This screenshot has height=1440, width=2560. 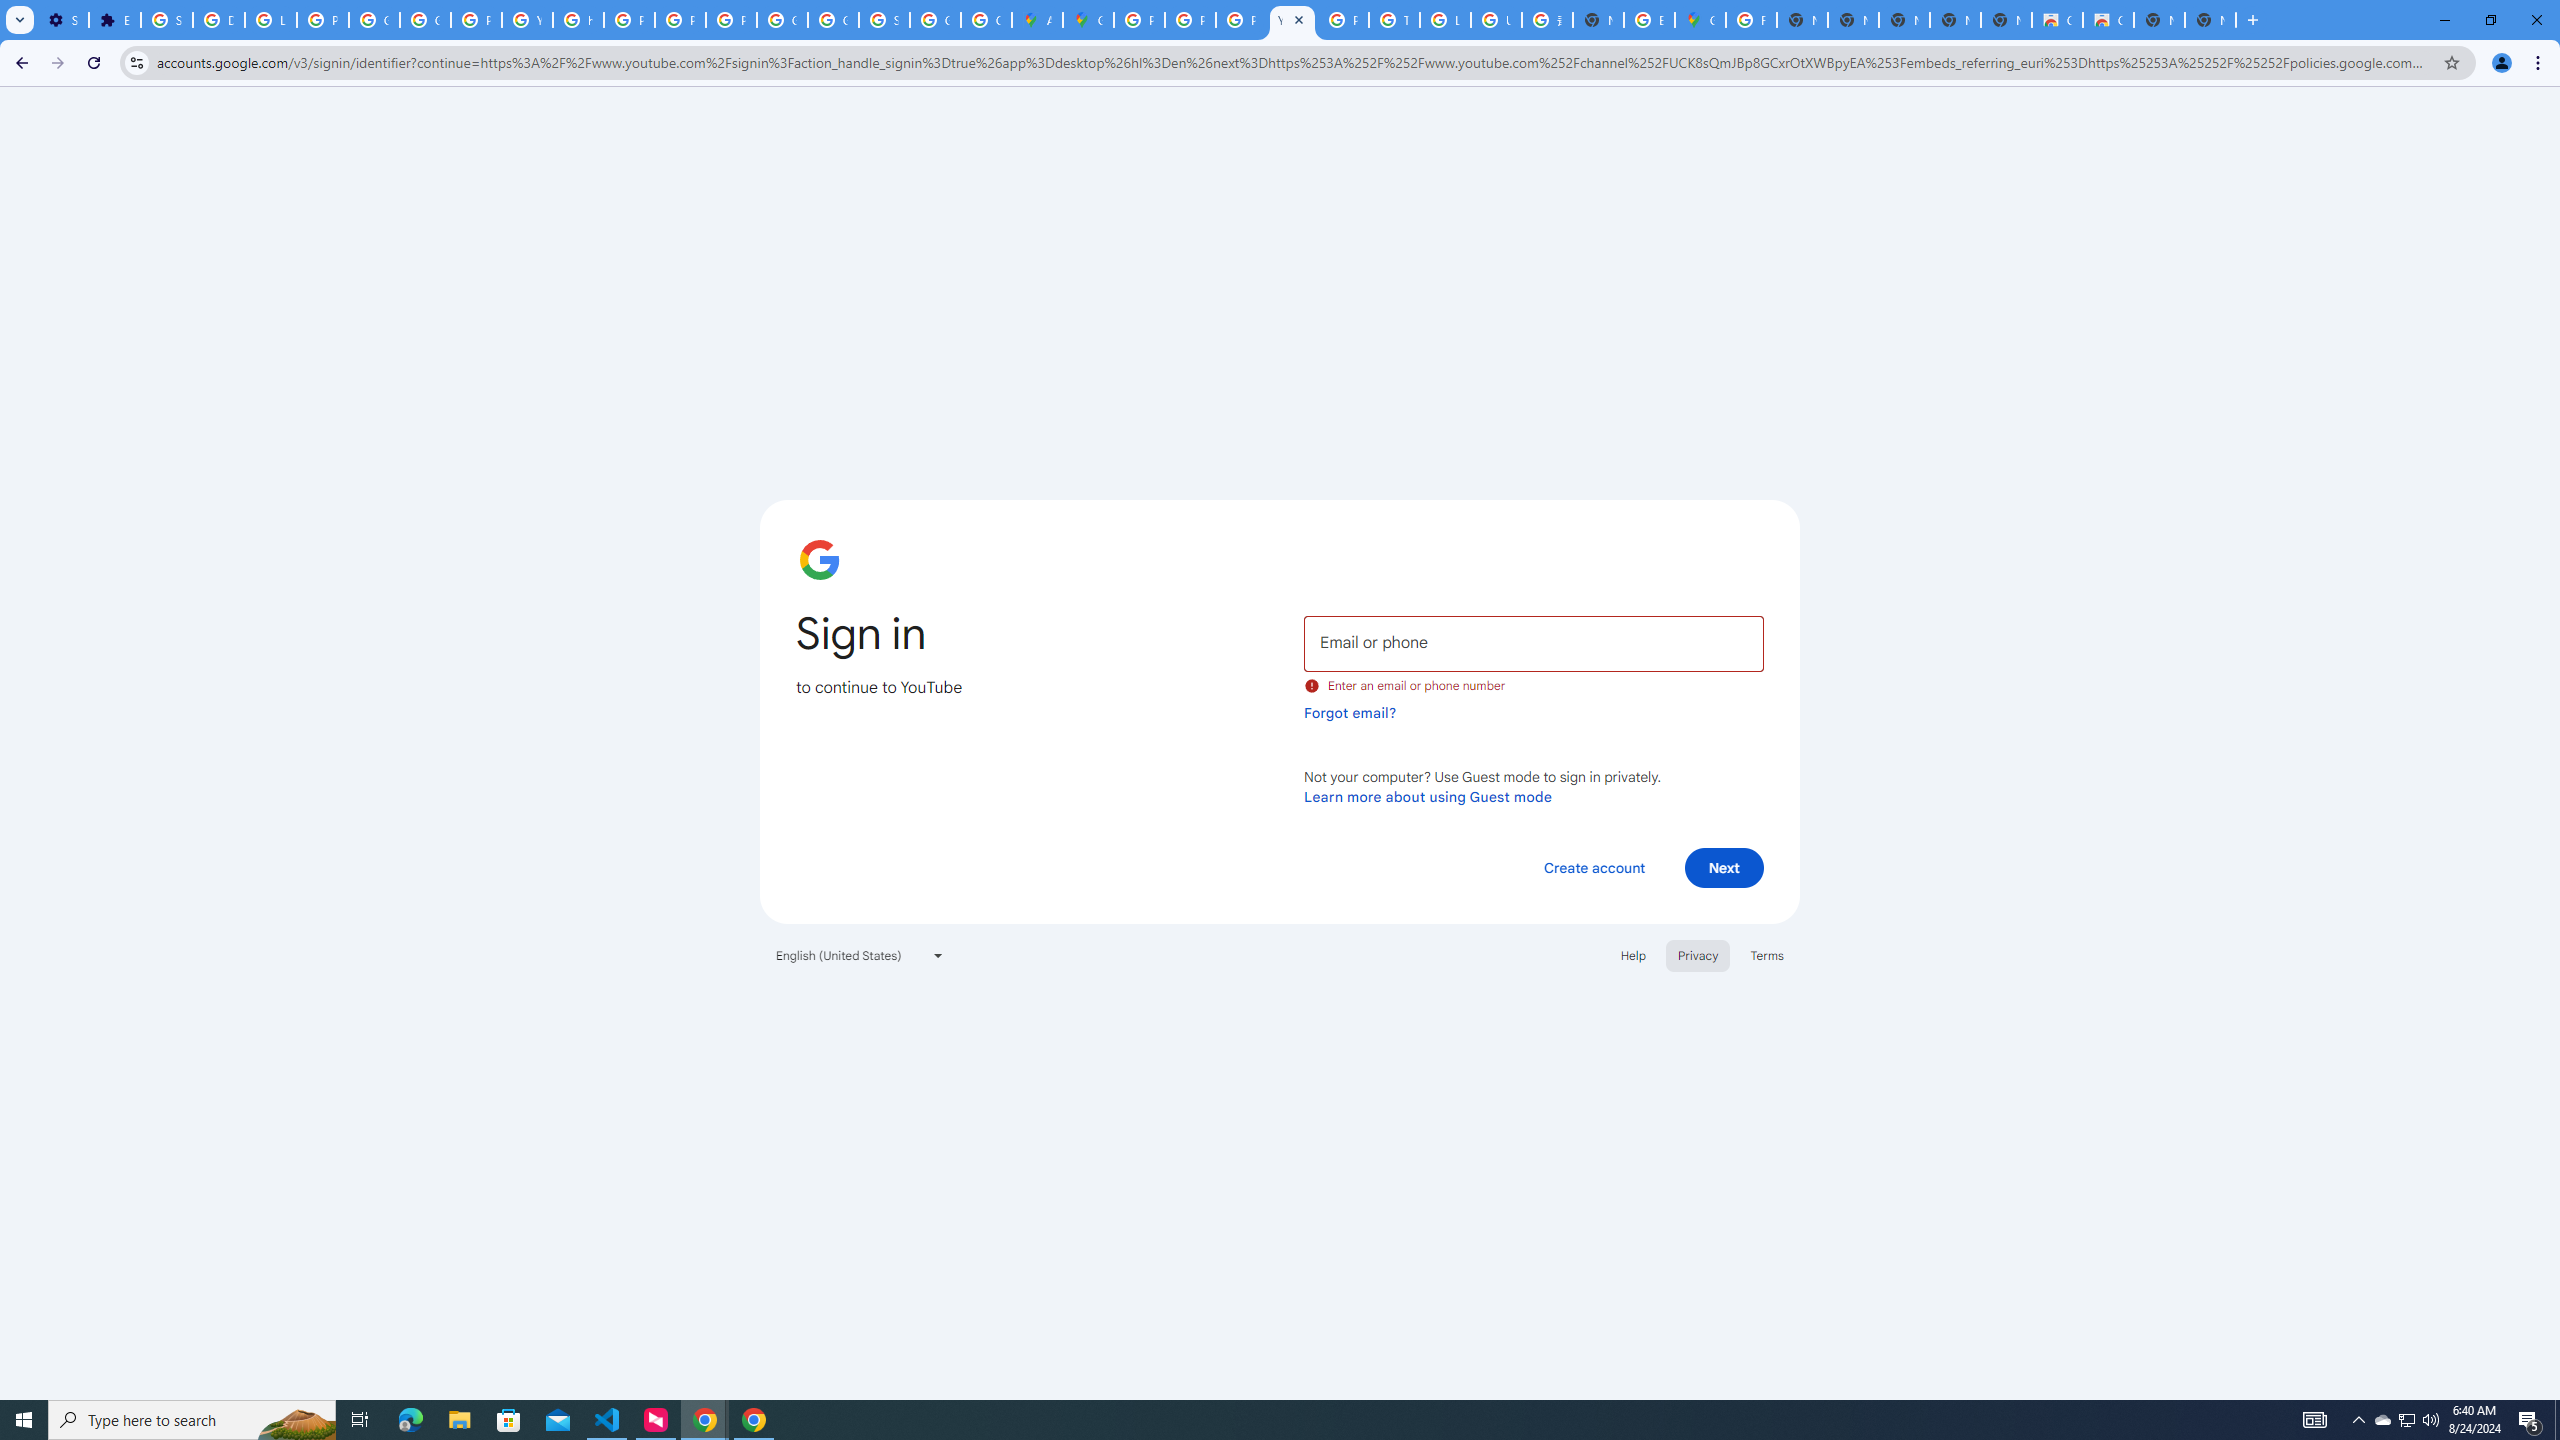 I want to click on 'YouTube', so click(x=1291, y=19).